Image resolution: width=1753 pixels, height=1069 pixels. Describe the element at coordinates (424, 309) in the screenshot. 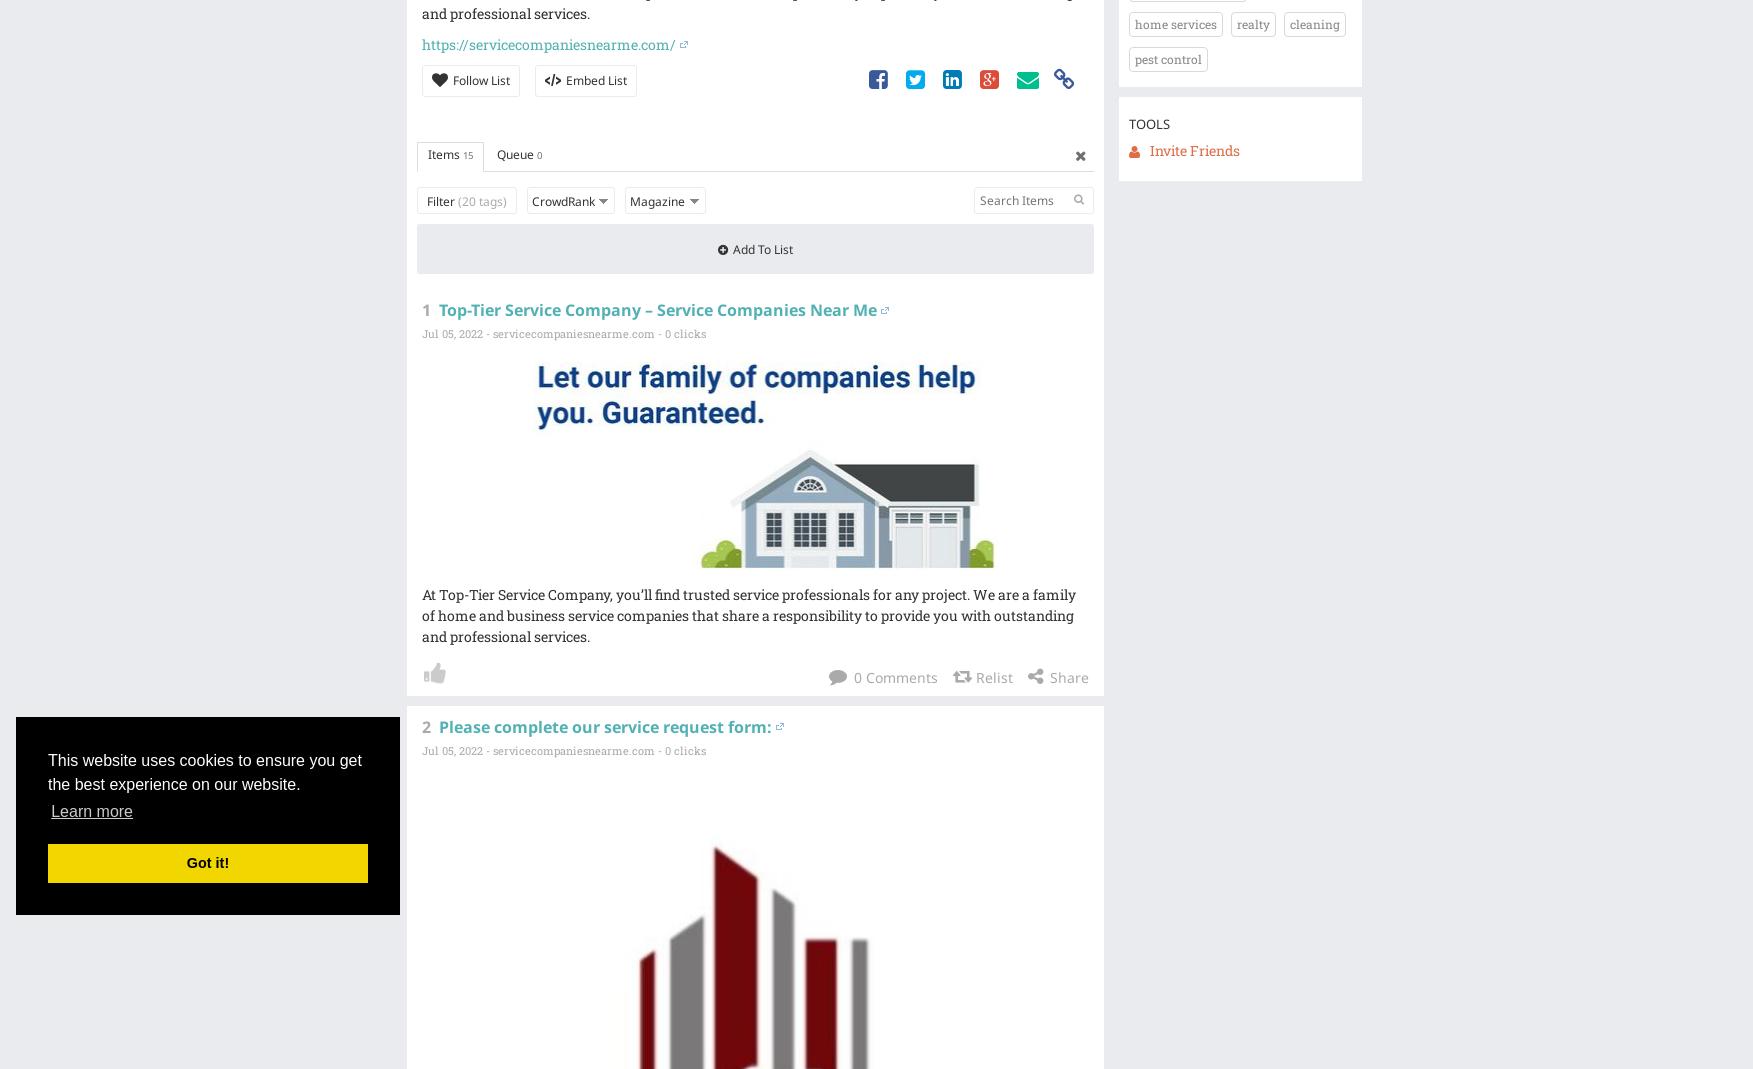

I see `'1'` at that location.